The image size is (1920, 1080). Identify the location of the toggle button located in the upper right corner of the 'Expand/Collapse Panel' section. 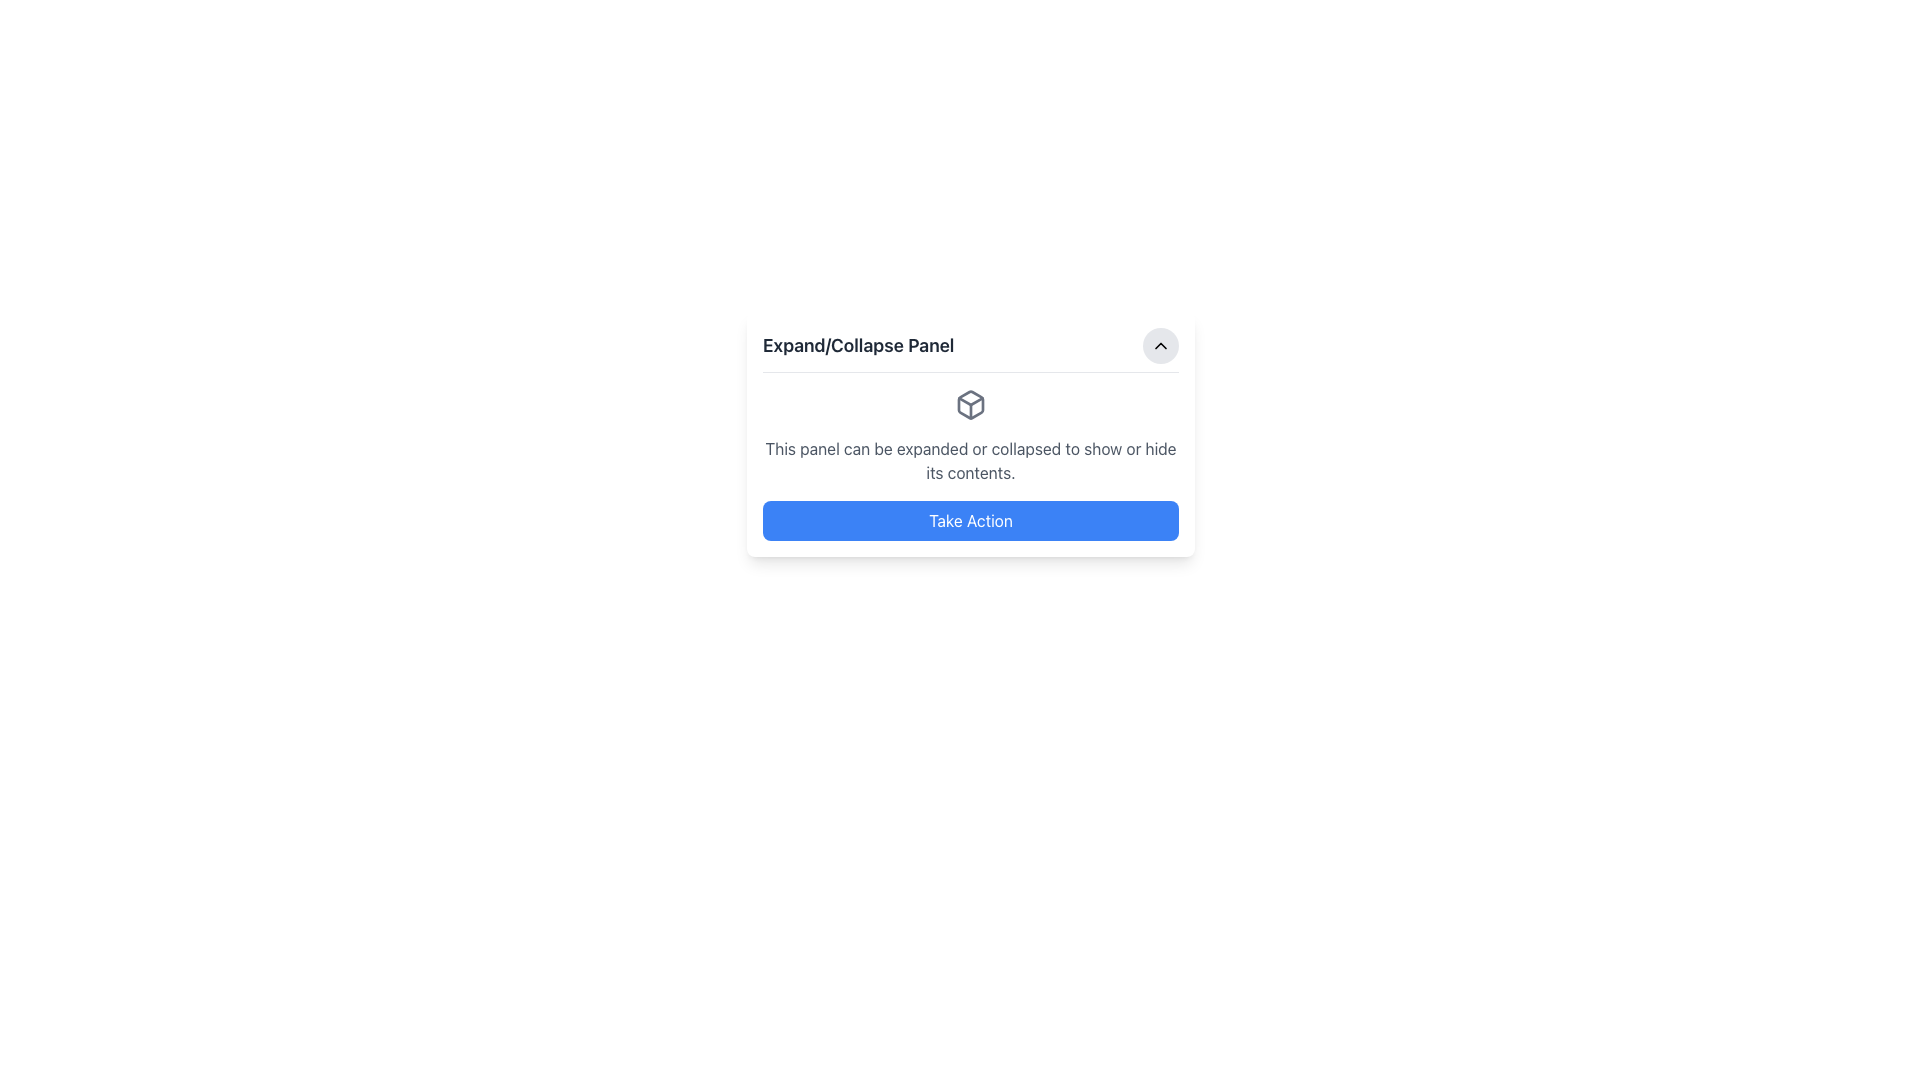
(1161, 345).